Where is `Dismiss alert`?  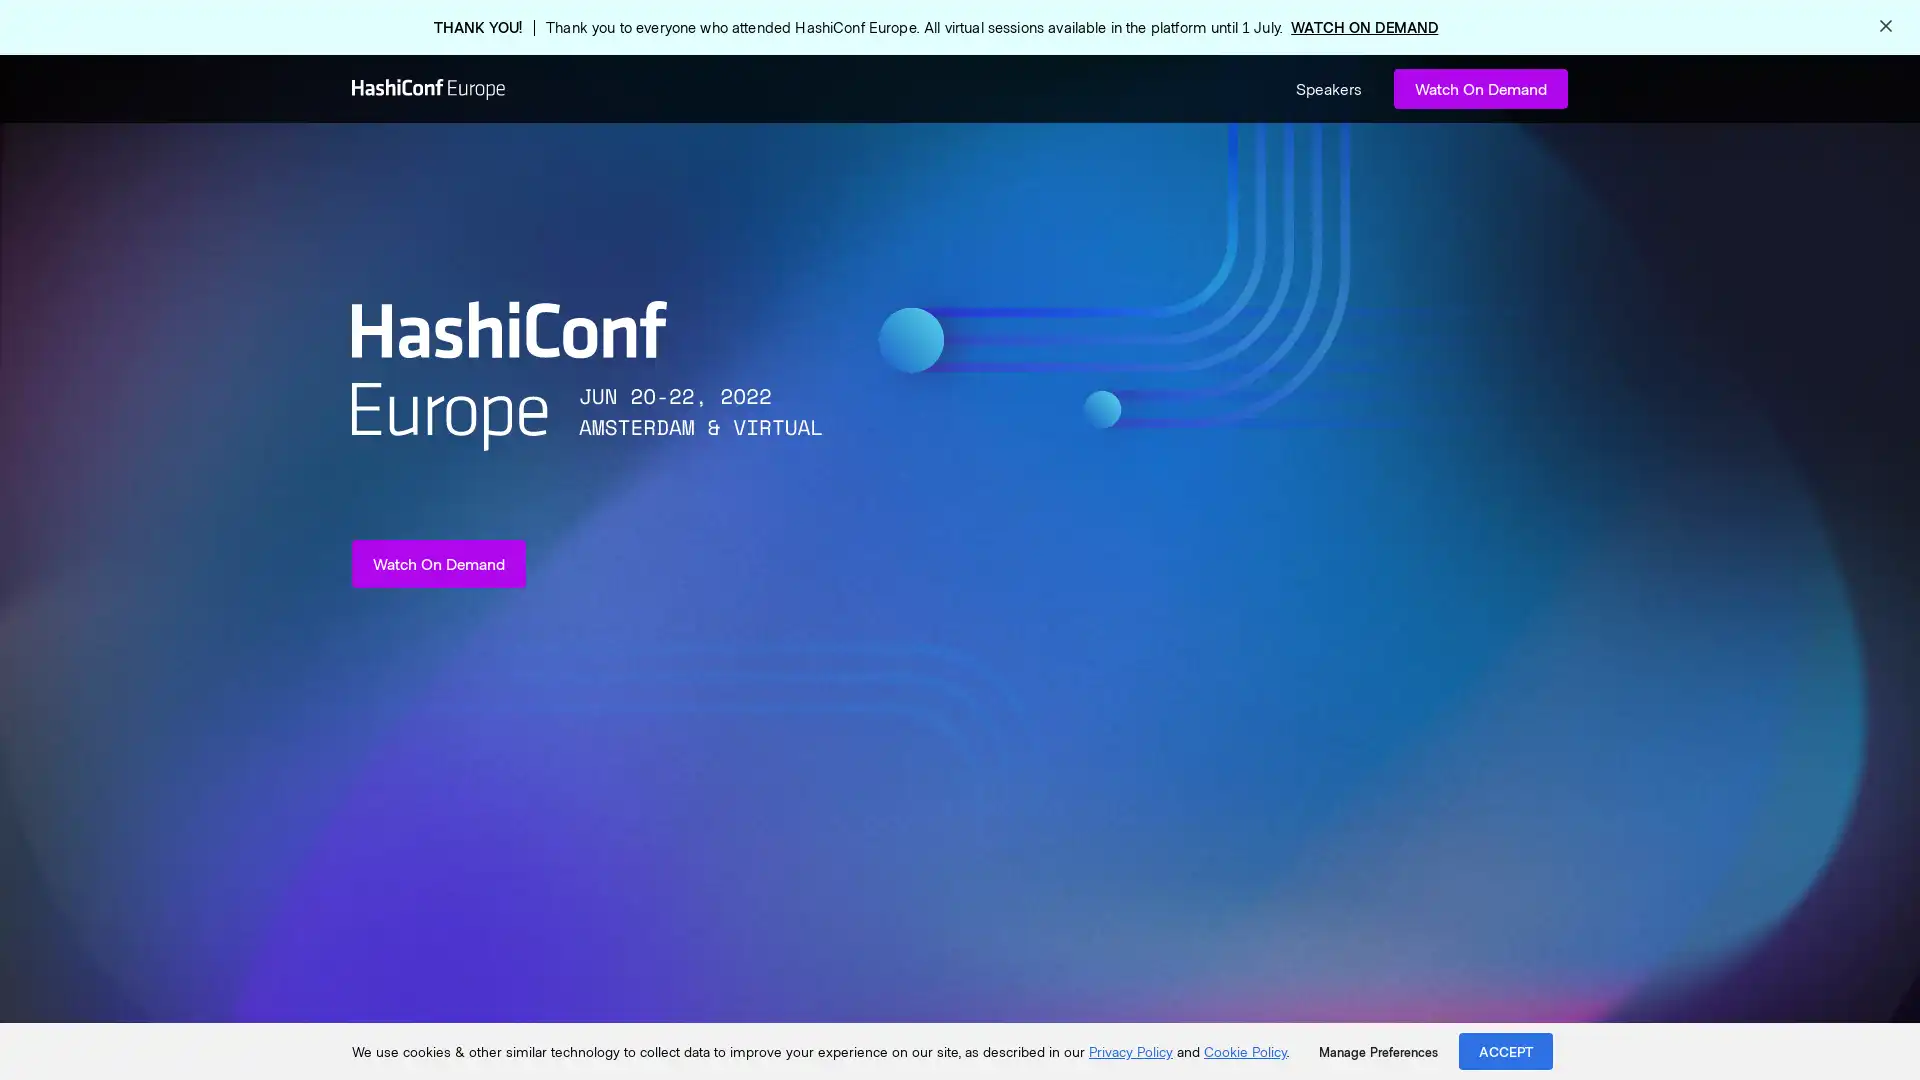 Dismiss alert is located at coordinates (1885, 27).